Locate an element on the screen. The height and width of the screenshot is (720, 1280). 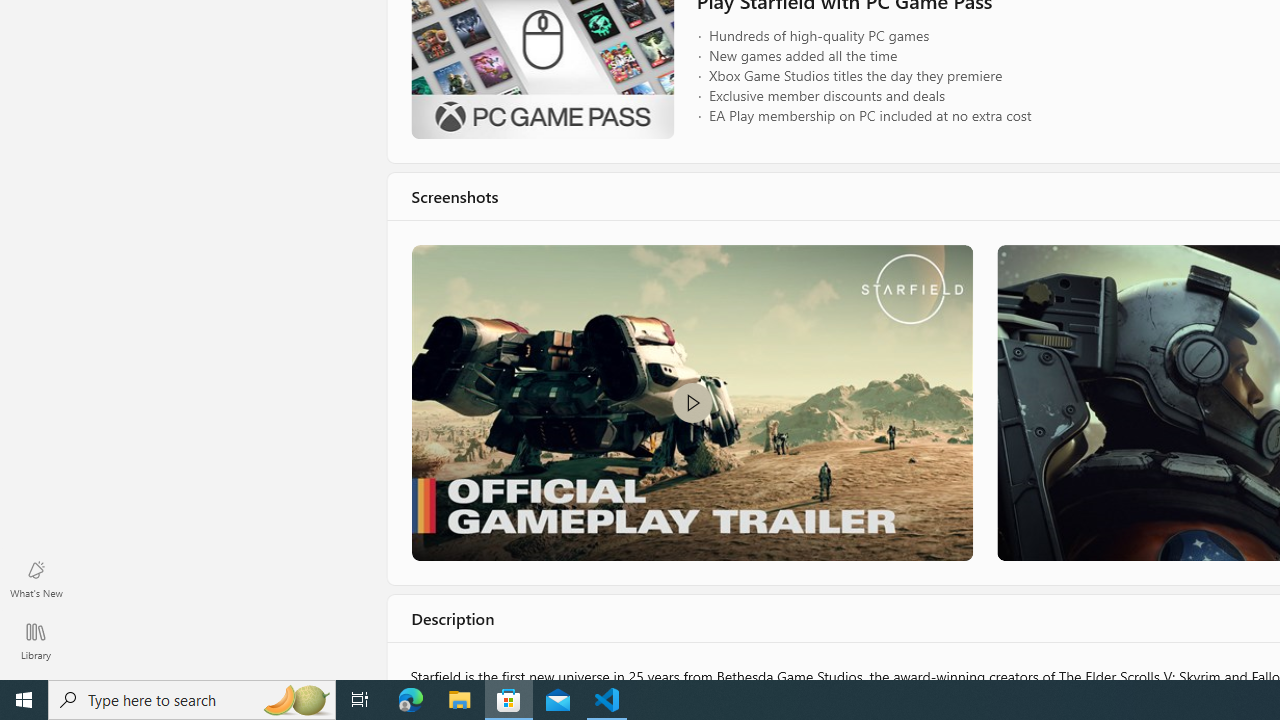
'Class: Image' is located at coordinates (691, 402).